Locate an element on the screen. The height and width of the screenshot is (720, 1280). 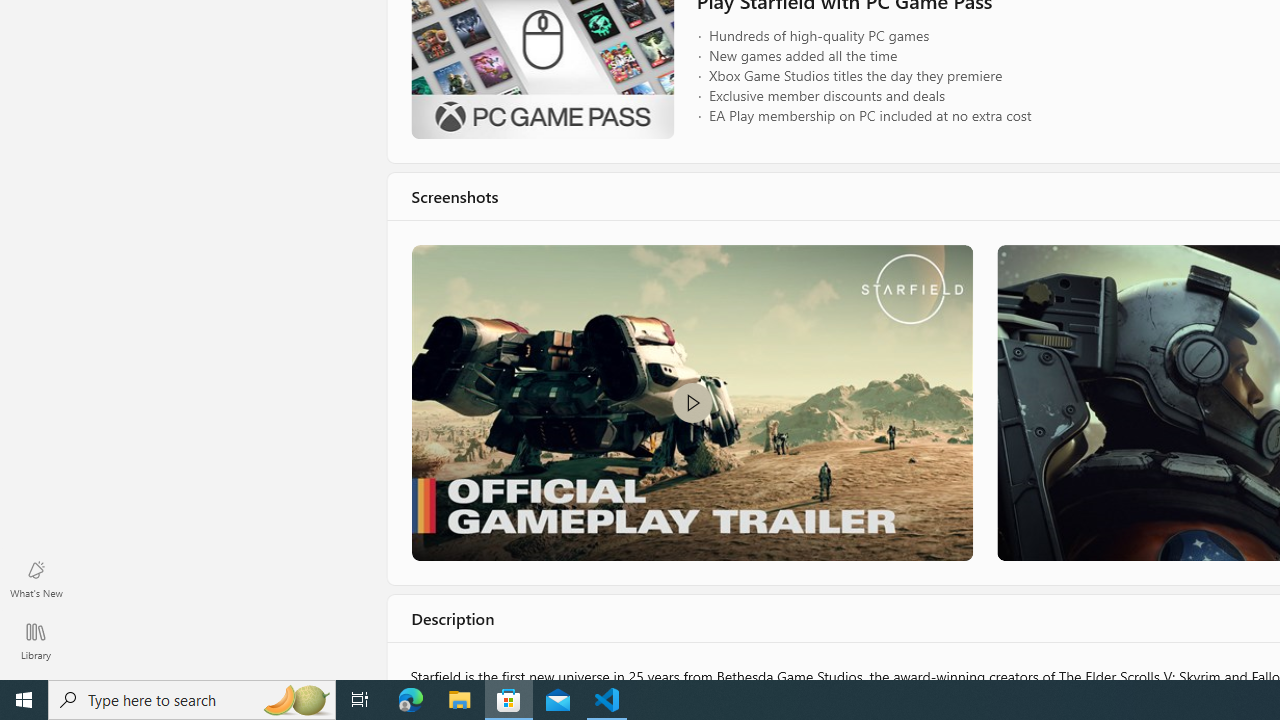
'Class: Image' is located at coordinates (691, 402).